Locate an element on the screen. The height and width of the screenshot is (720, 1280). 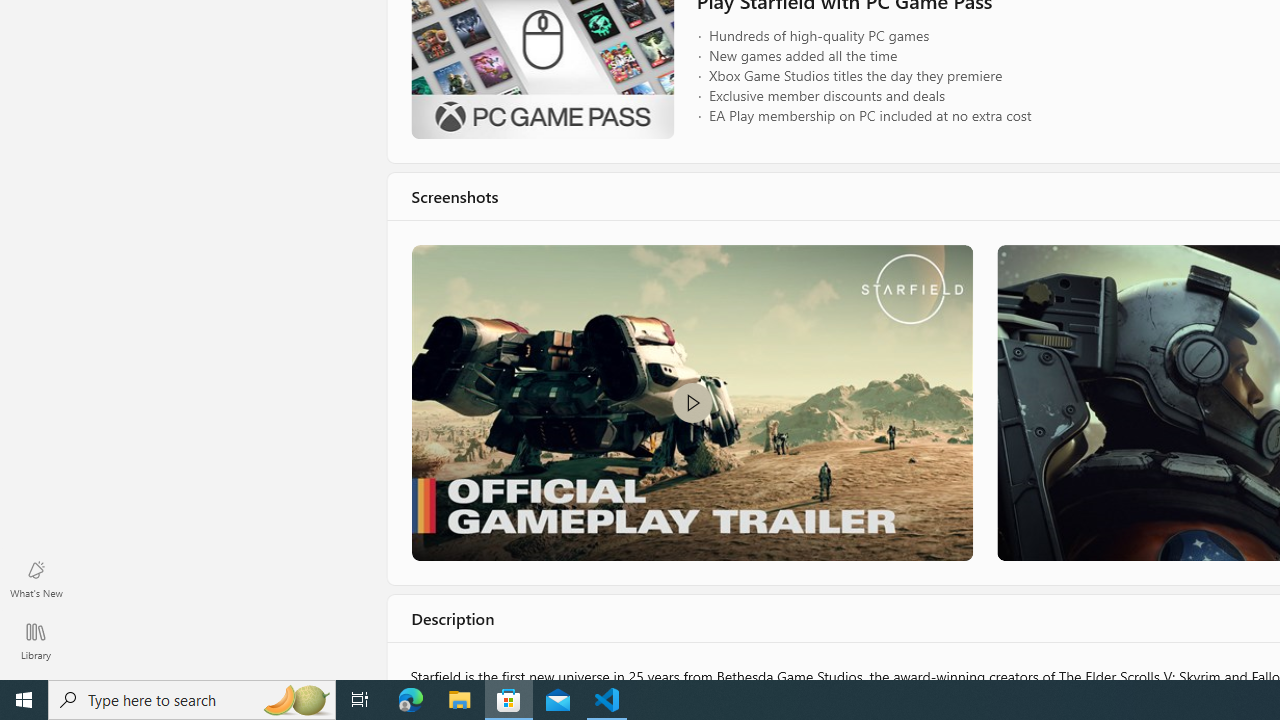
'Class: Image' is located at coordinates (691, 402).